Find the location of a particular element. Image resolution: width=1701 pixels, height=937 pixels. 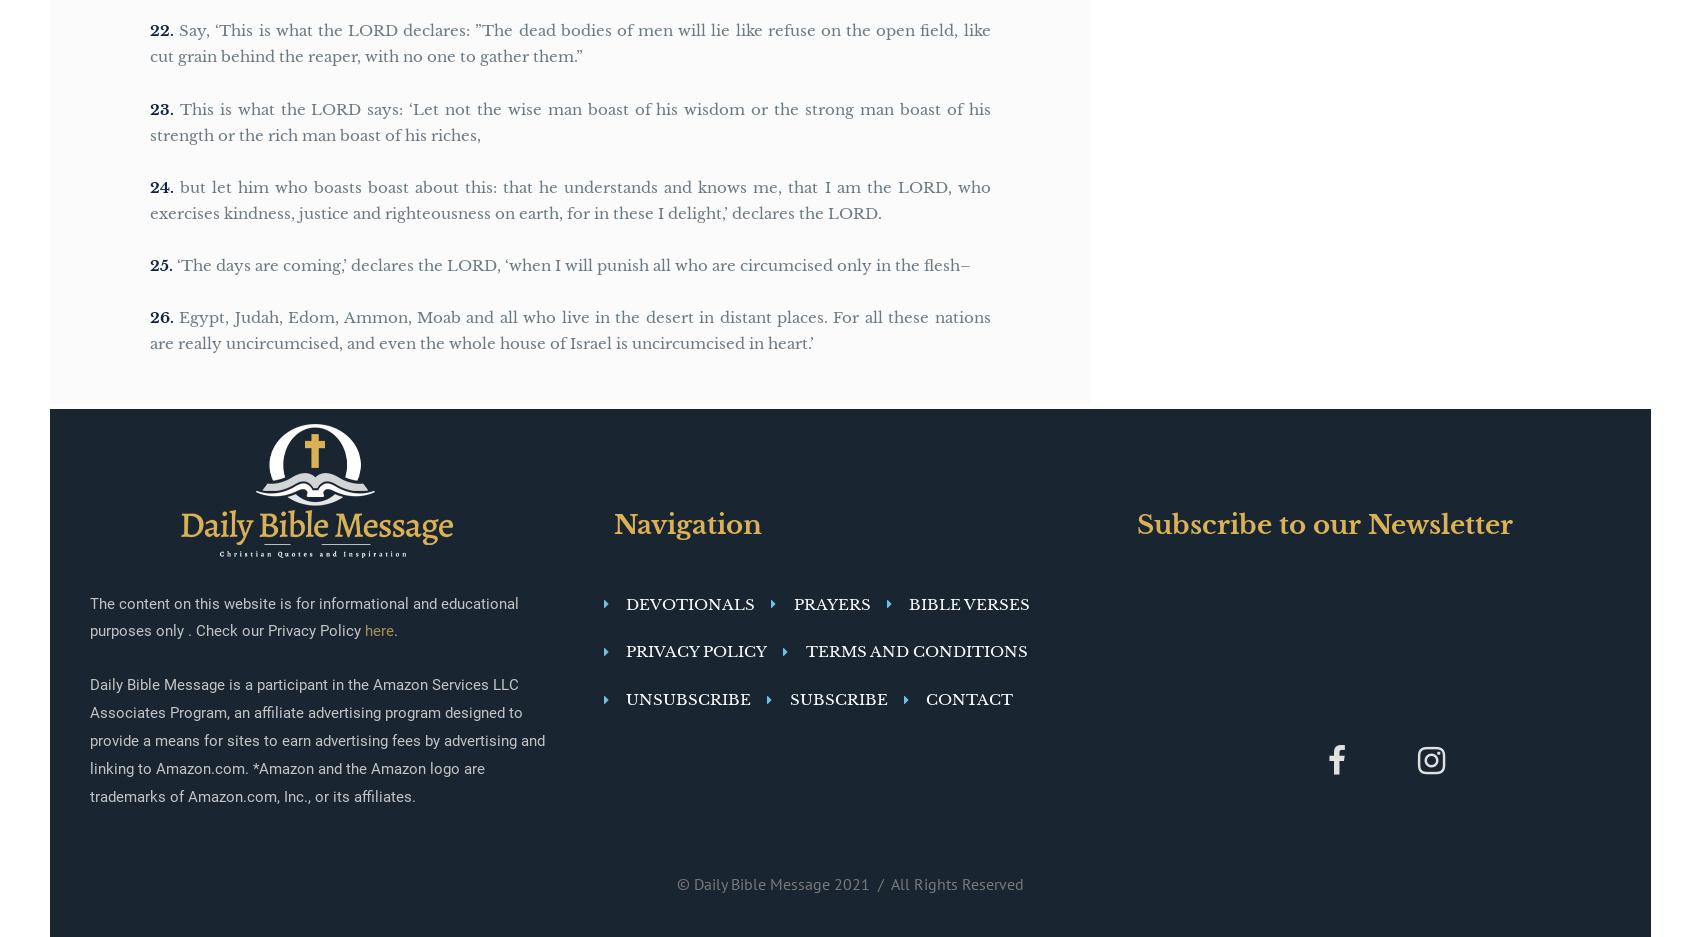

'24' is located at coordinates (149, 186).